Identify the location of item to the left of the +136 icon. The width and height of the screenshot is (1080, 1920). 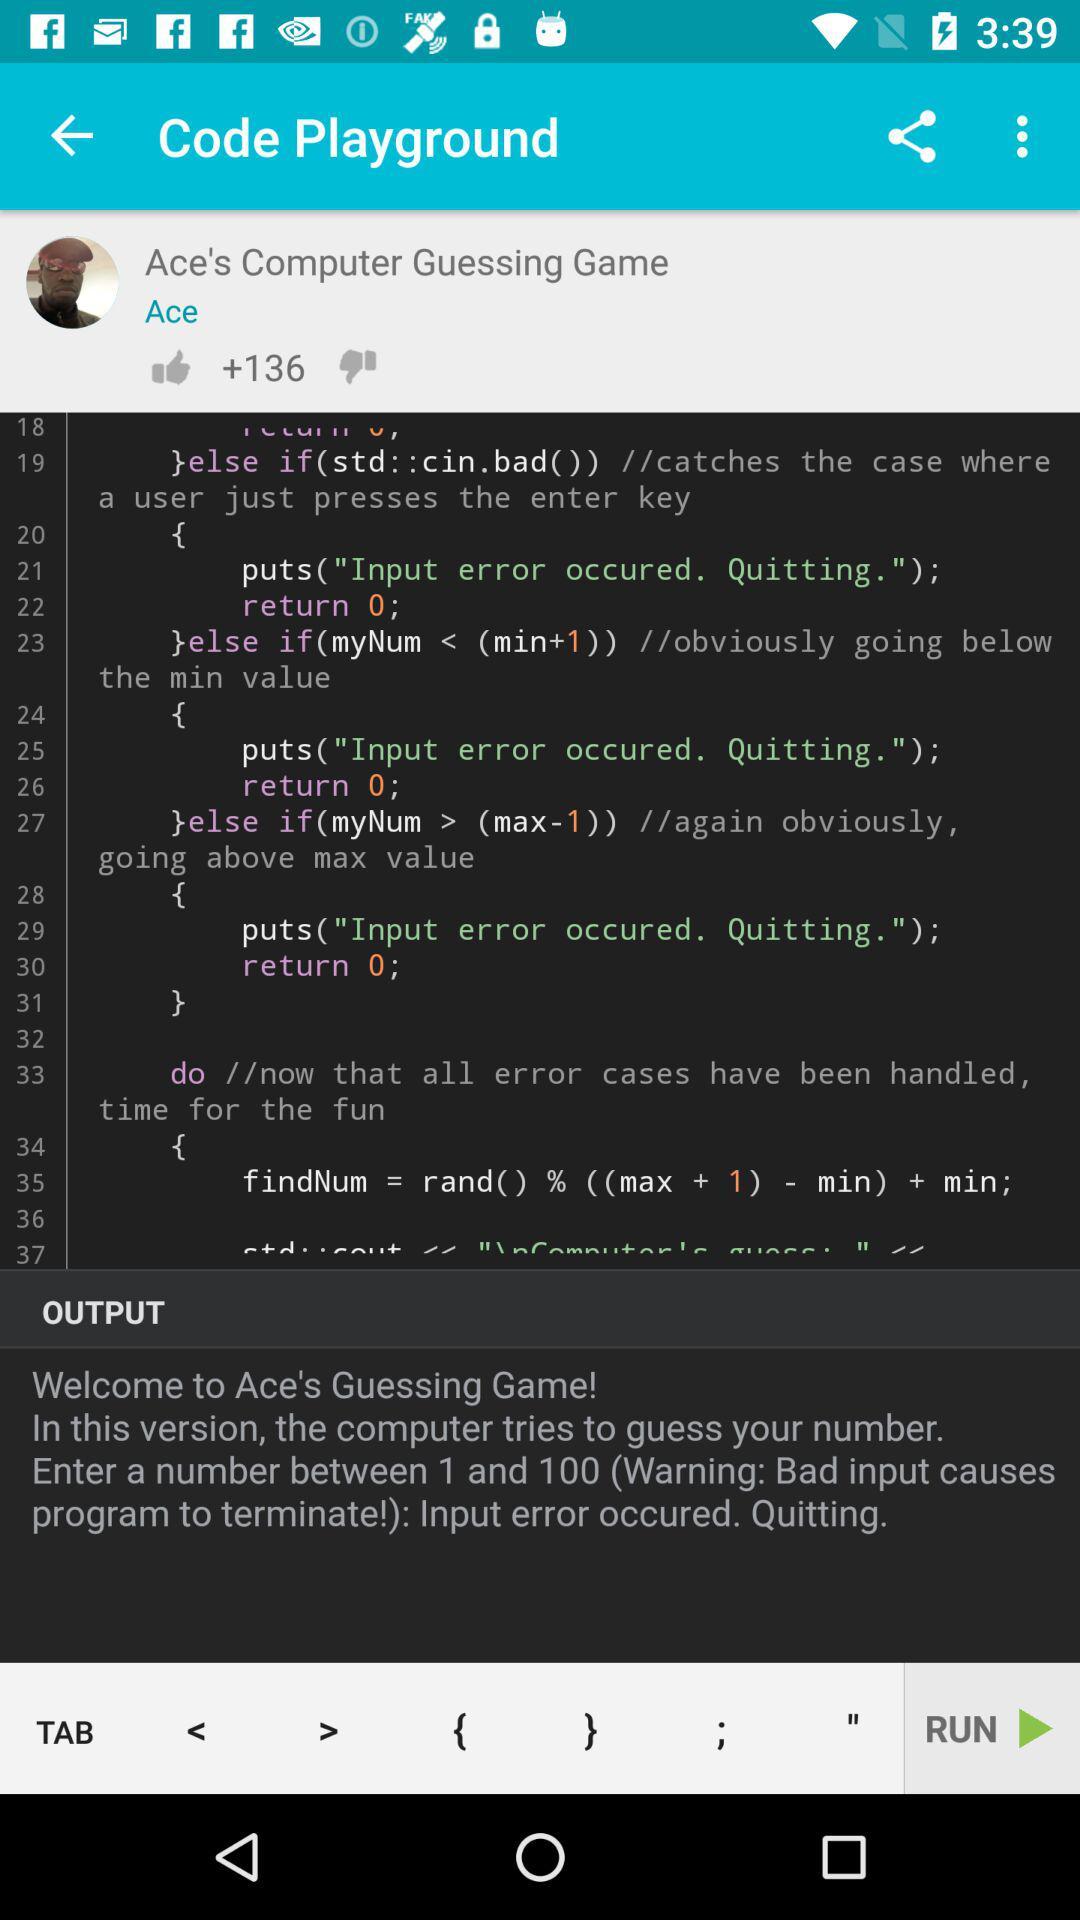
(169, 366).